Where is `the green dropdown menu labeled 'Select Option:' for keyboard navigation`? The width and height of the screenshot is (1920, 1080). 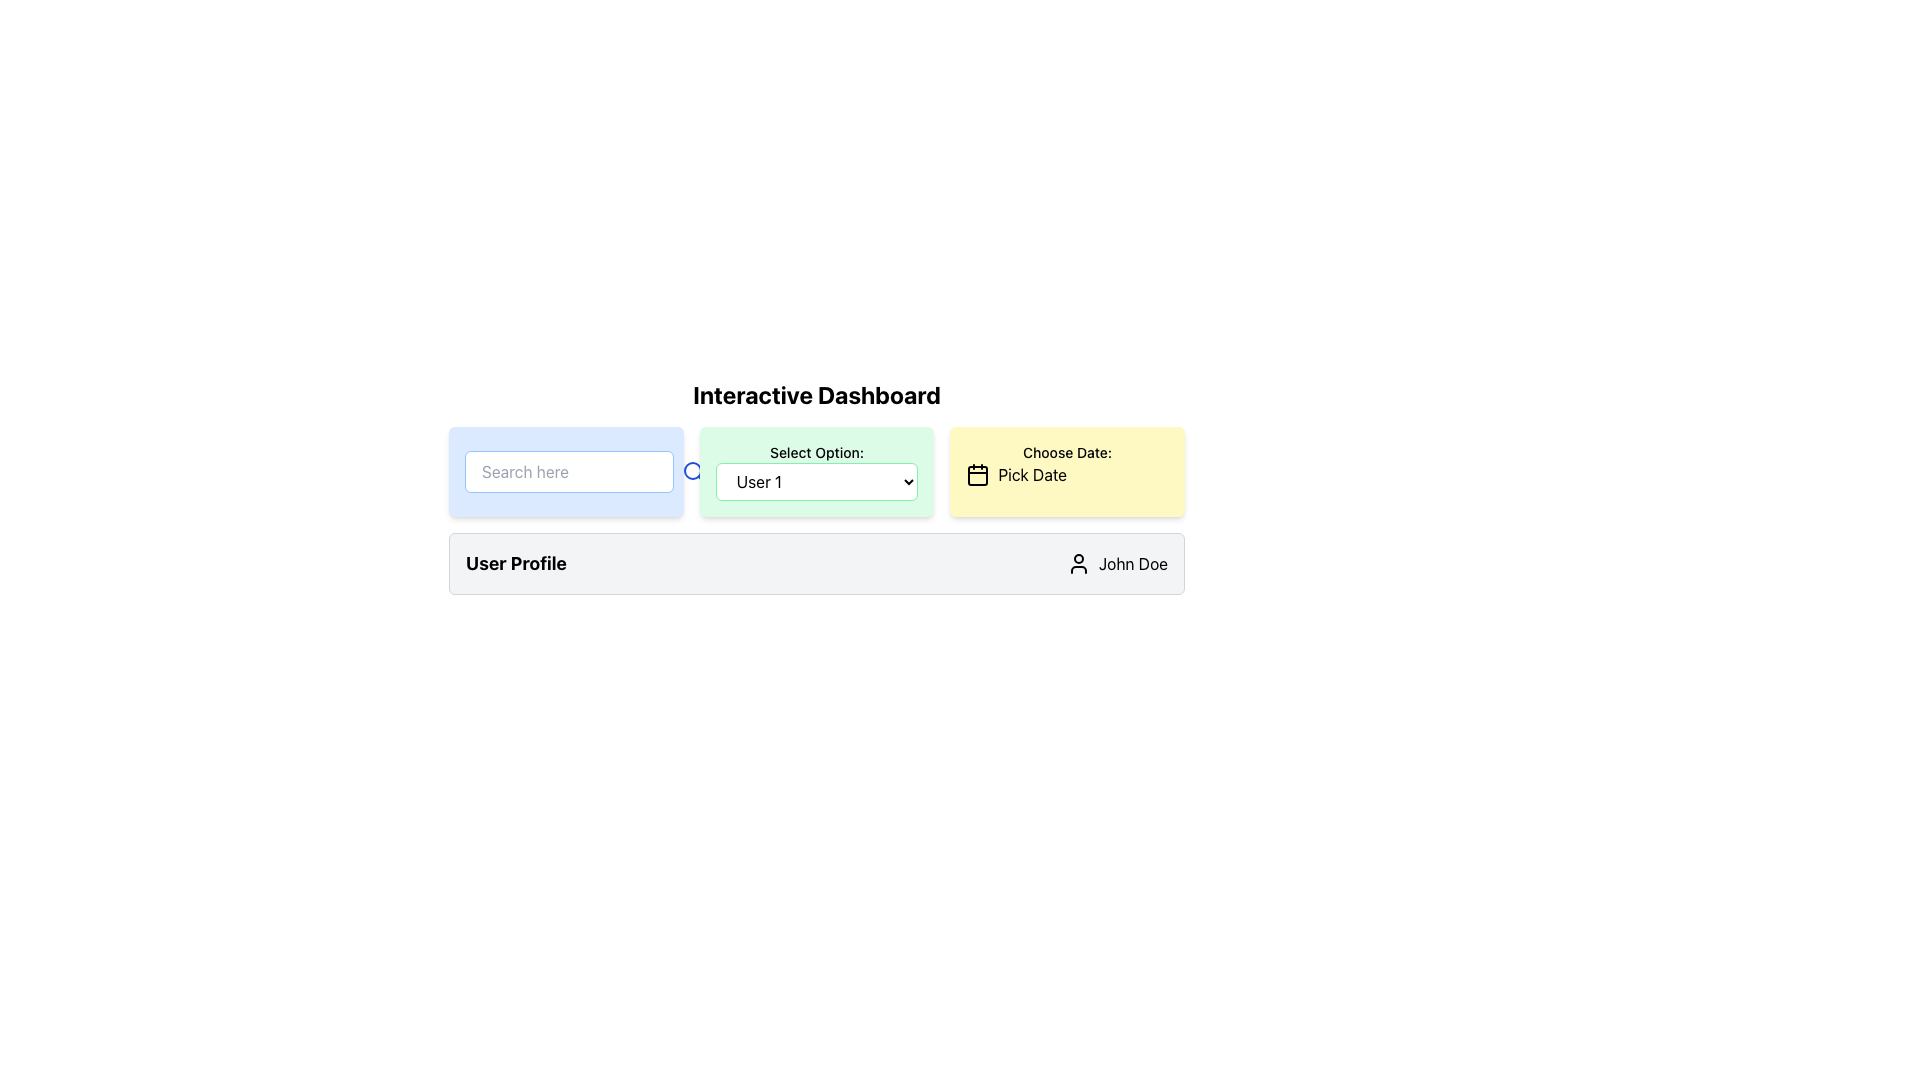 the green dropdown menu labeled 'Select Option:' for keyboard navigation is located at coordinates (816, 509).